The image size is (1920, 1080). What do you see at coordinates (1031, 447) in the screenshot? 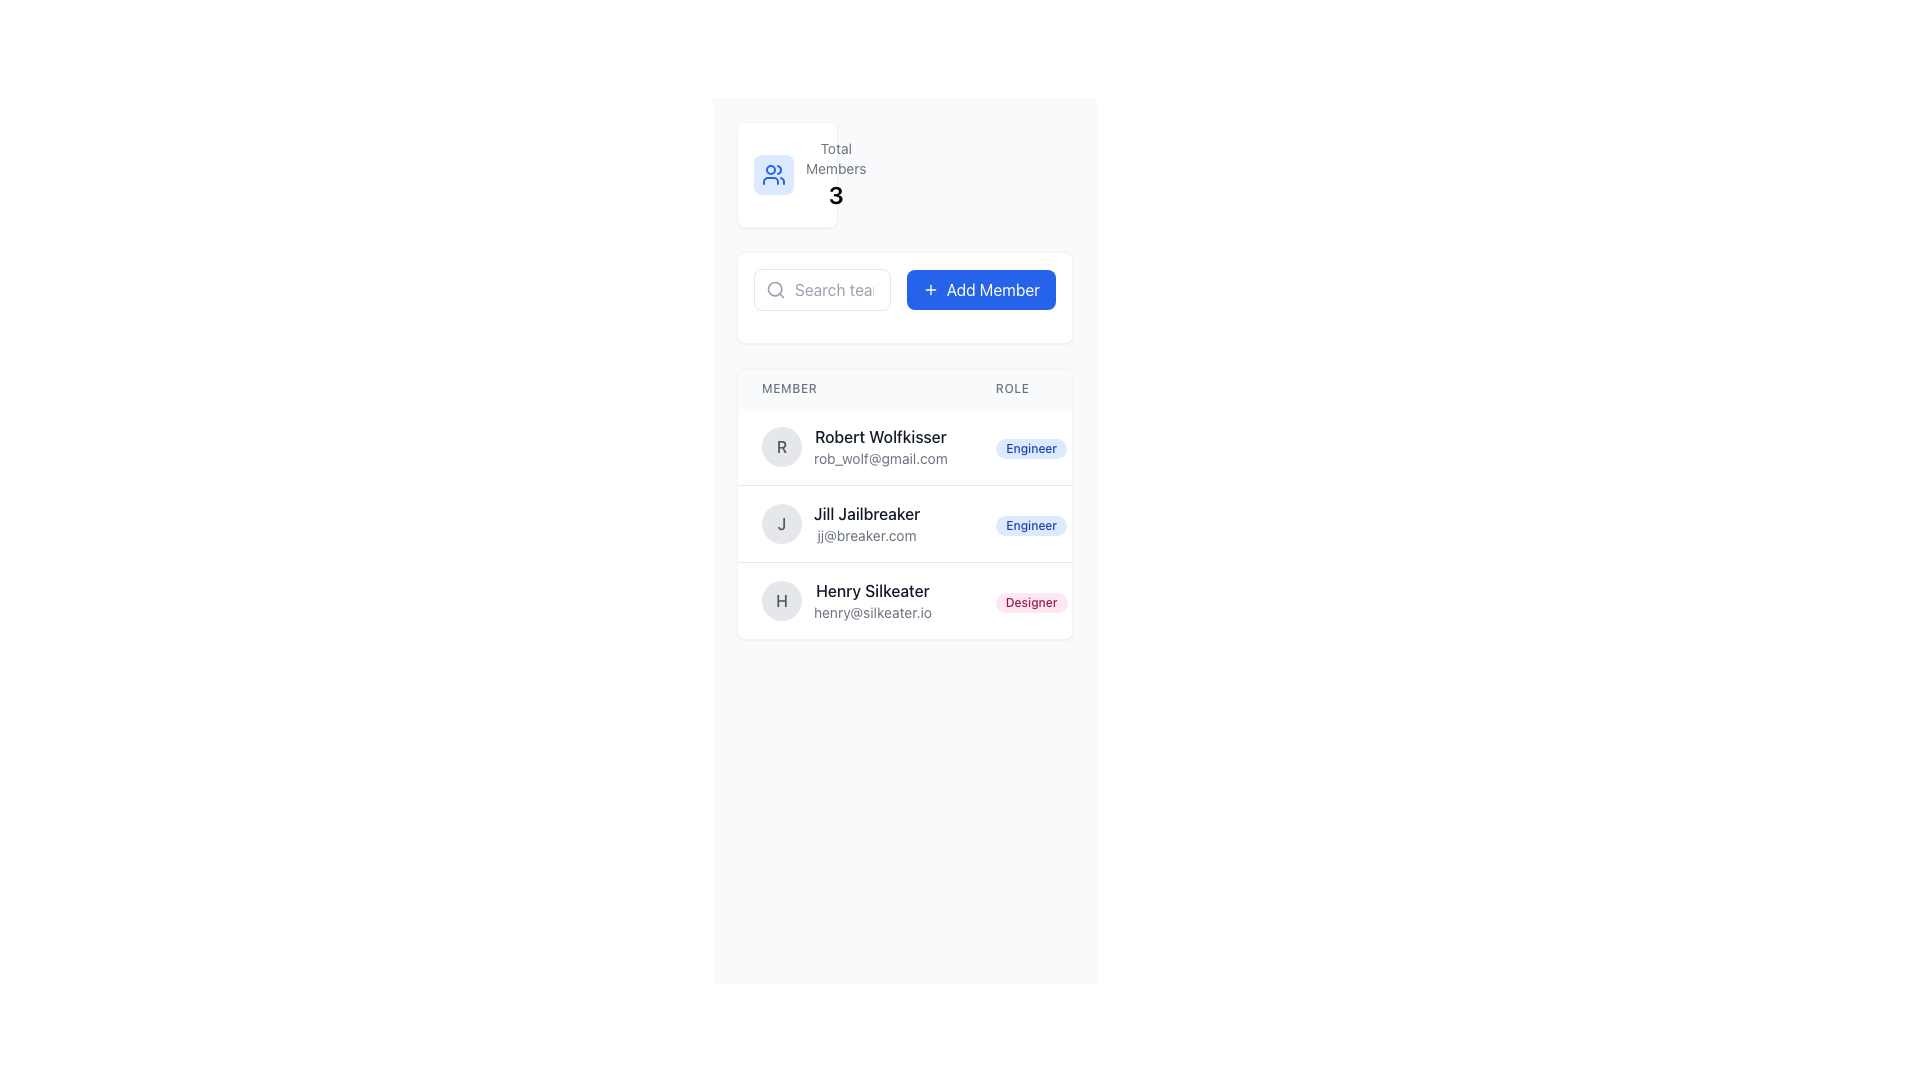
I see `the label displaying 'Engineer', which is a pill-shaped badge with a light blue background located in the 'ROLE' column of the first row in the member list, next to 'Robert Wolfkisser'` at bounding box center [1031, 447].